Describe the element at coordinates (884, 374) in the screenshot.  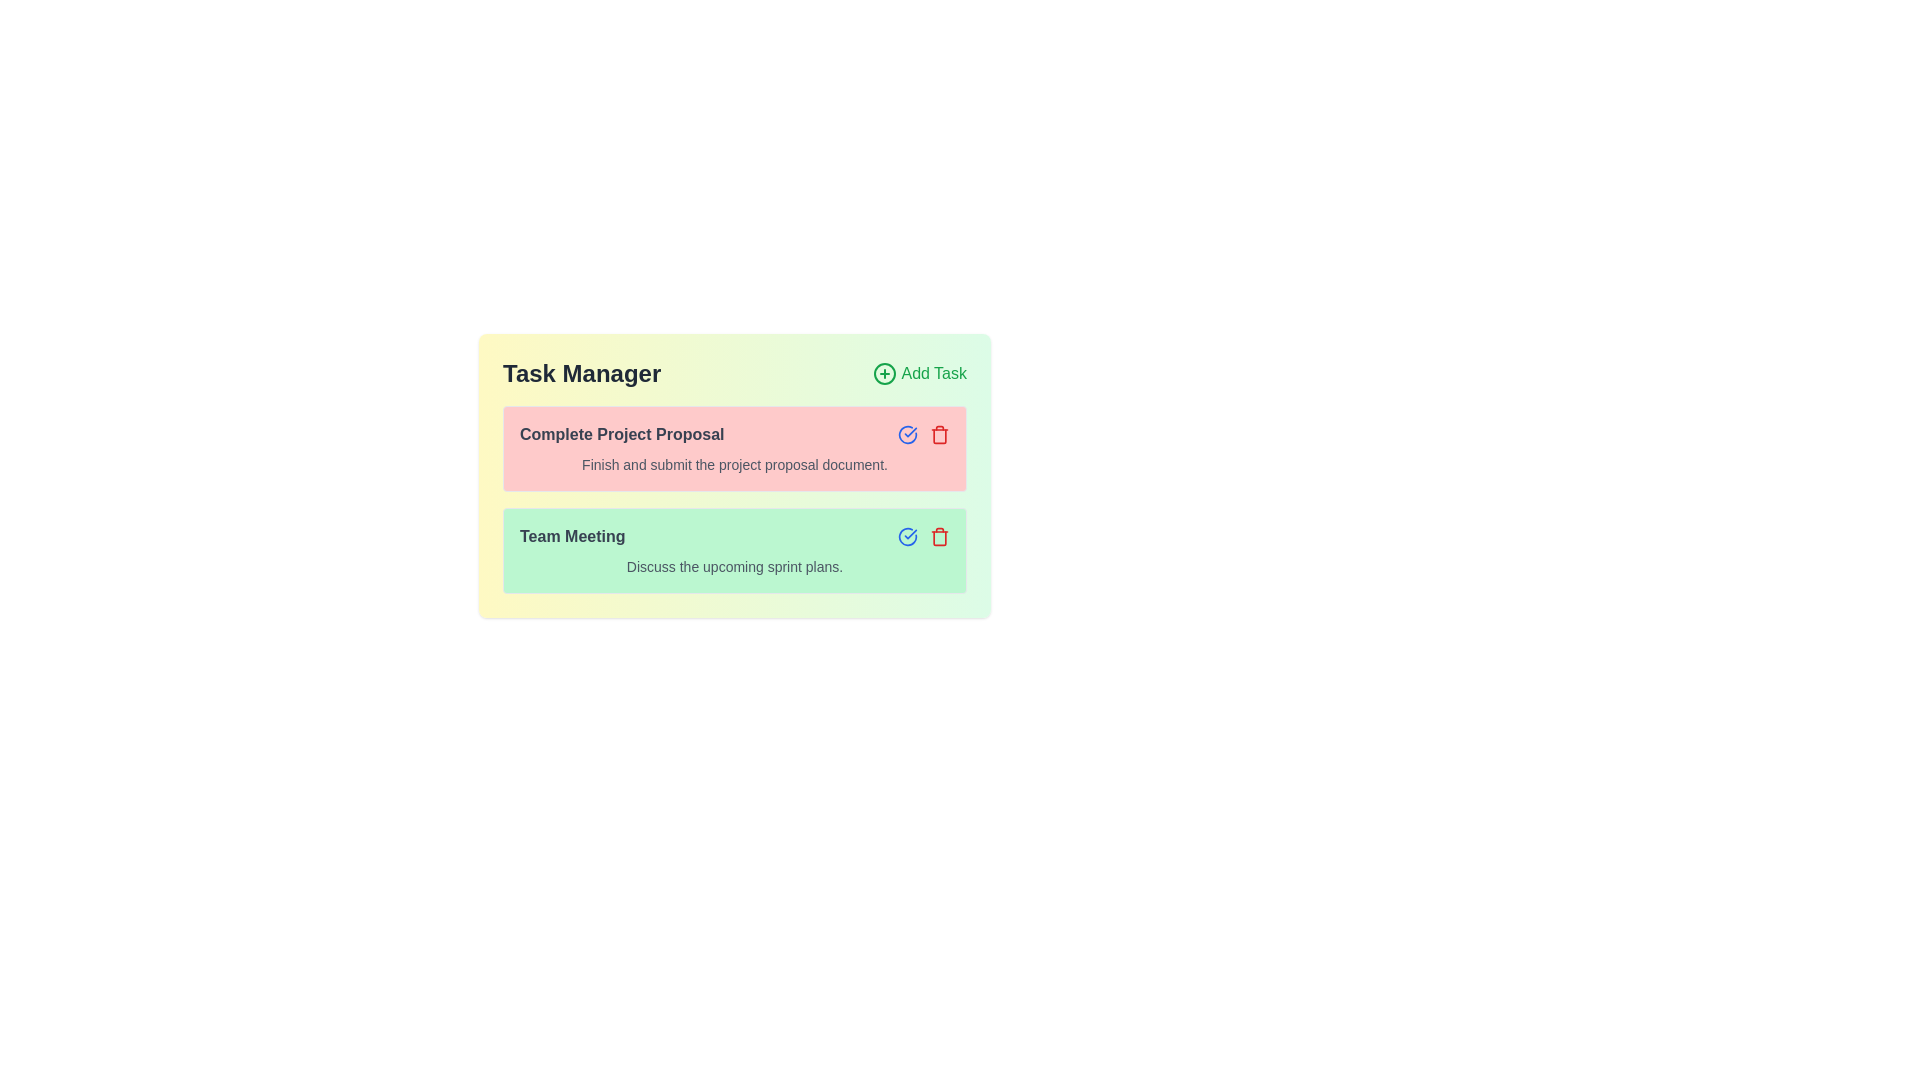
I see `the circular green icon with a plus sign located to the left of the 'Add Task' text in the top-right corner of the Task Manager interface` at that location.